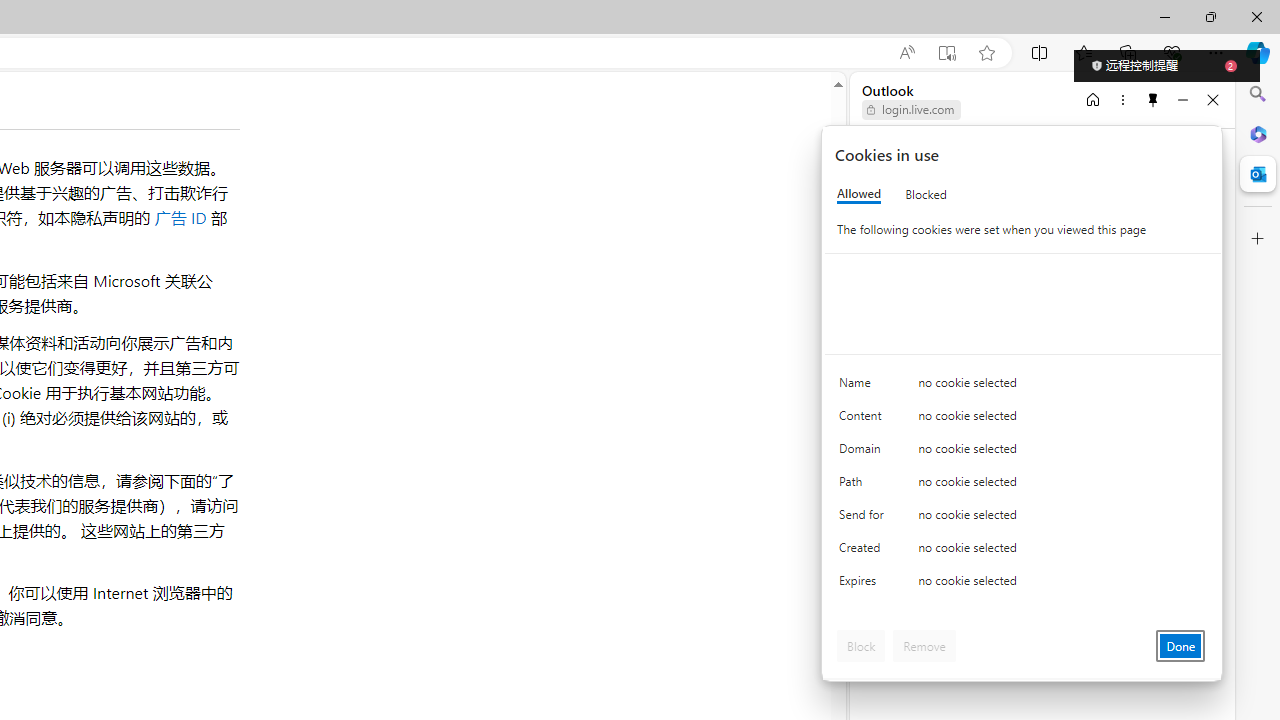 The height and width of the screenshot is (720, 1280). Describe the element at coordinates (925, 194) in the screenshot. I see `'Blocked'` at that location.